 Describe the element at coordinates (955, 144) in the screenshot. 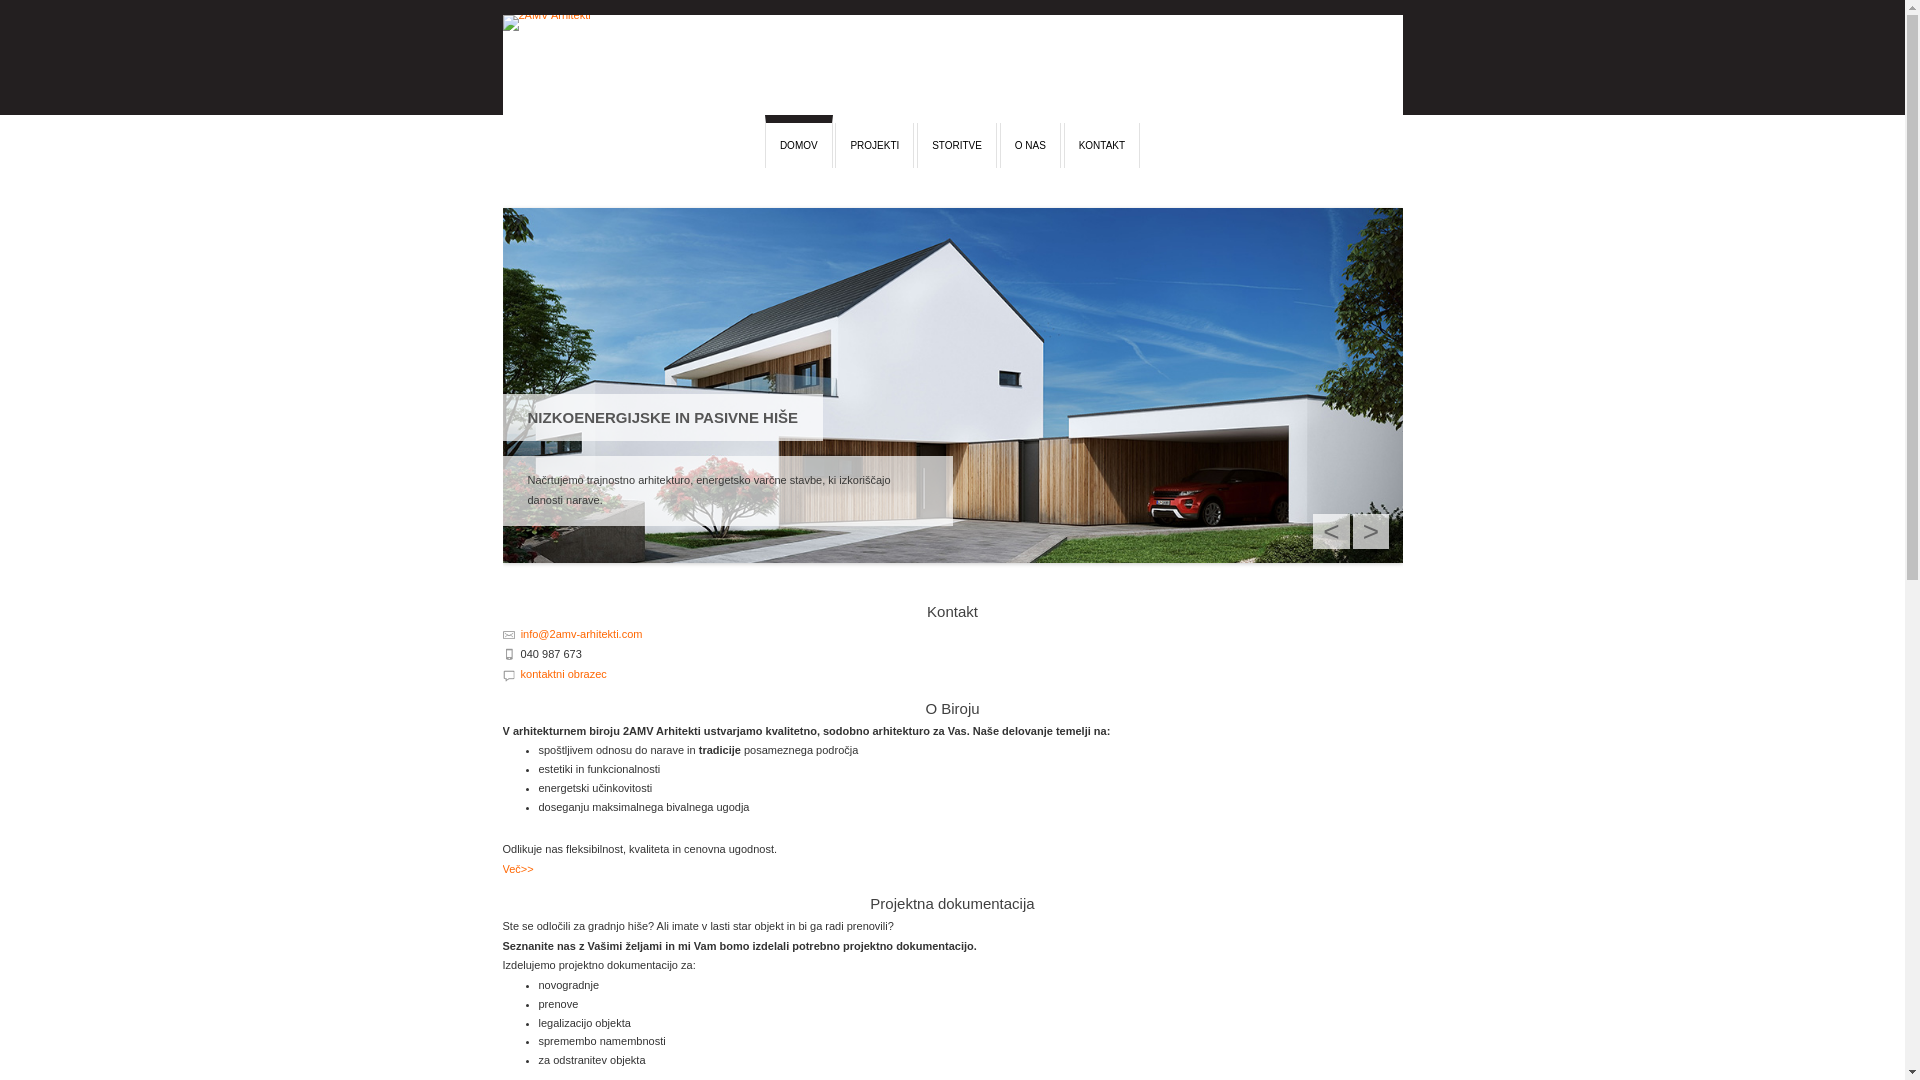

I see `'STORITVE'` at that location.